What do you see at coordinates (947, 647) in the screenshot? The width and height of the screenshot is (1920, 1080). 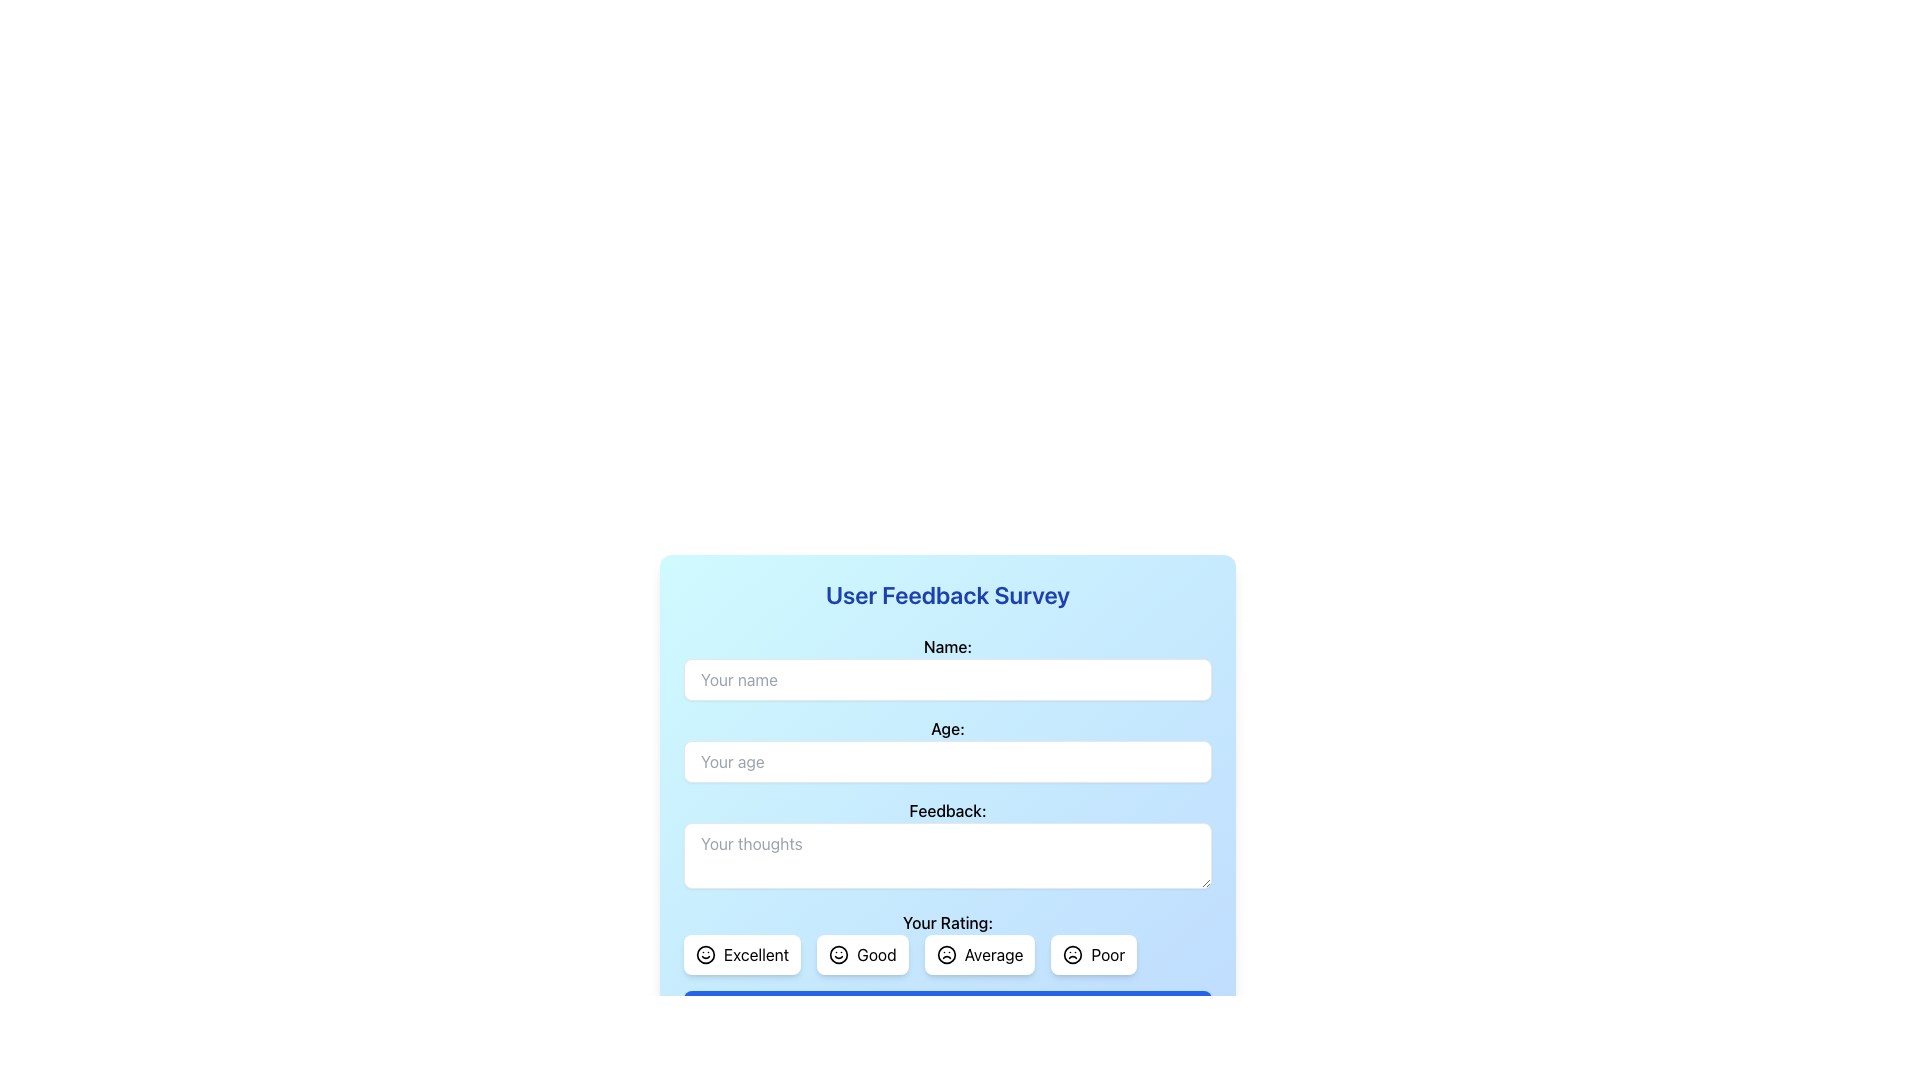 I see `the label that provides a title for the input field where users can enter their name, positioned above the input field labeled 'Your name'` at bounding box center [947, 647].